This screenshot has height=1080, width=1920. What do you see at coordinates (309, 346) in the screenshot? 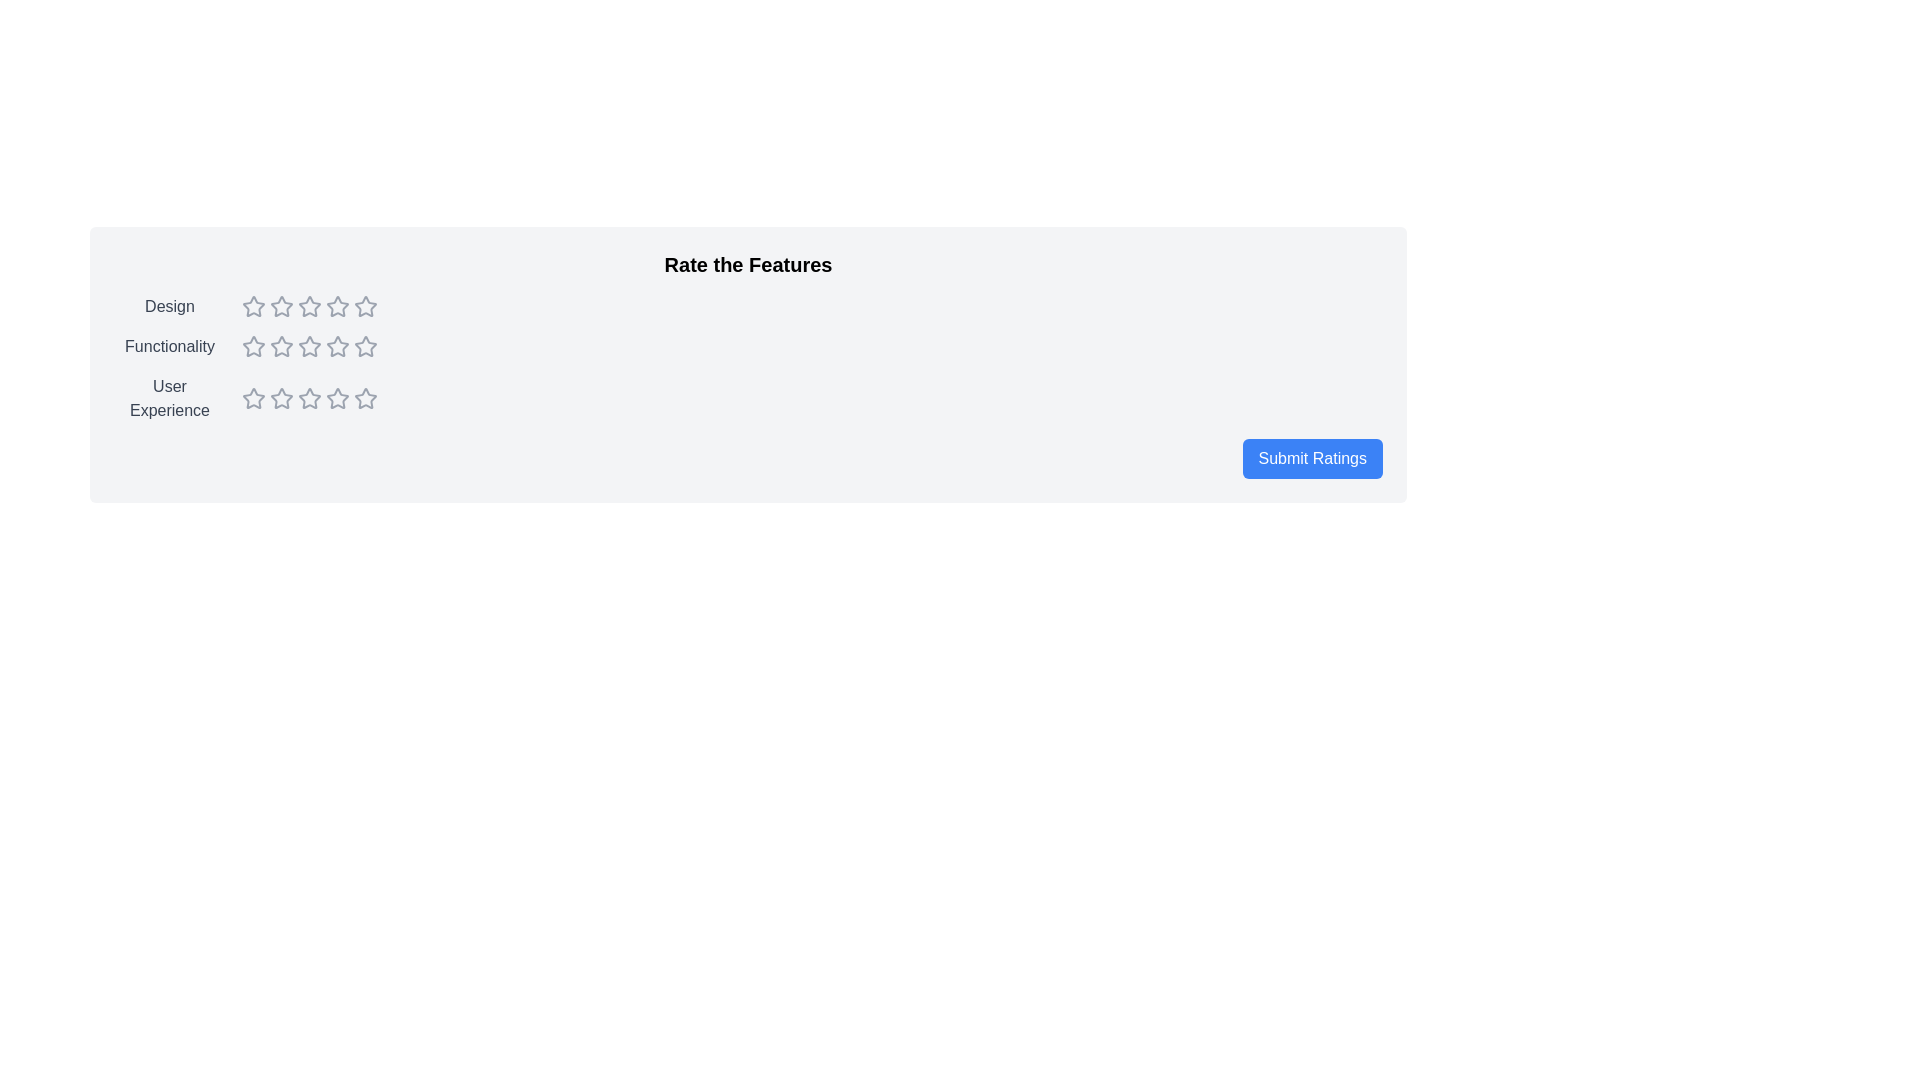
I see `the third star icon` at bounding box center [309, 346].